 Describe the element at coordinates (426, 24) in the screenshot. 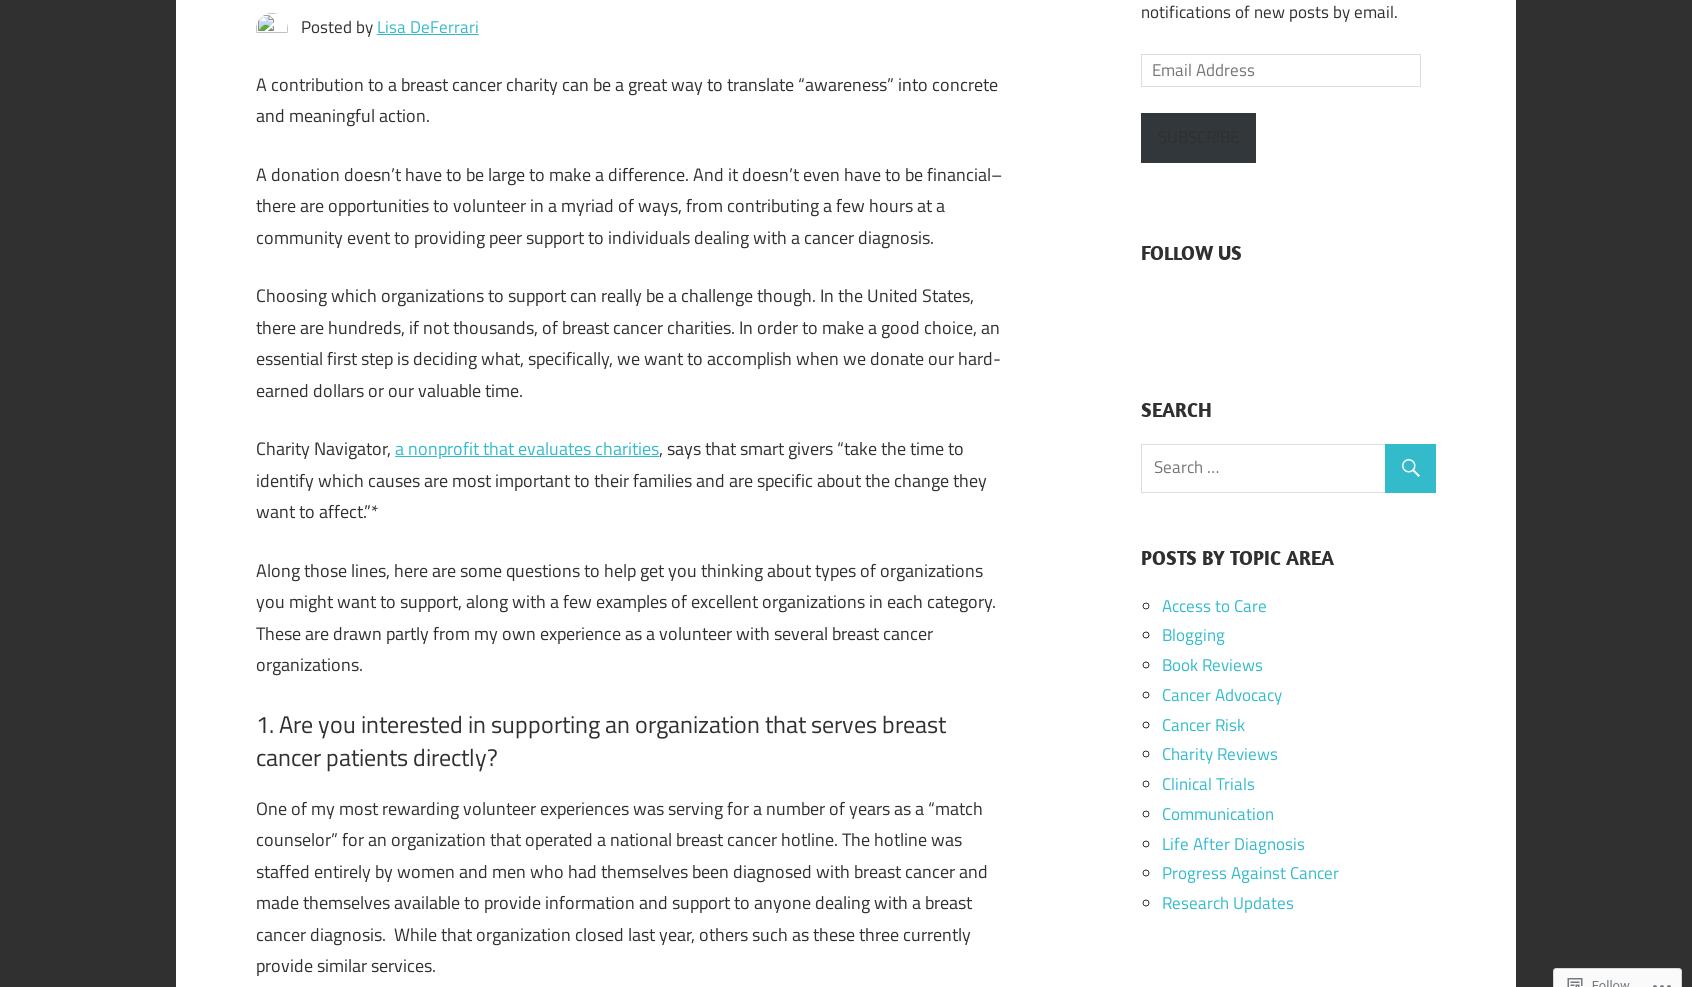

I see `'Lisa DeFerrari'` at that location.